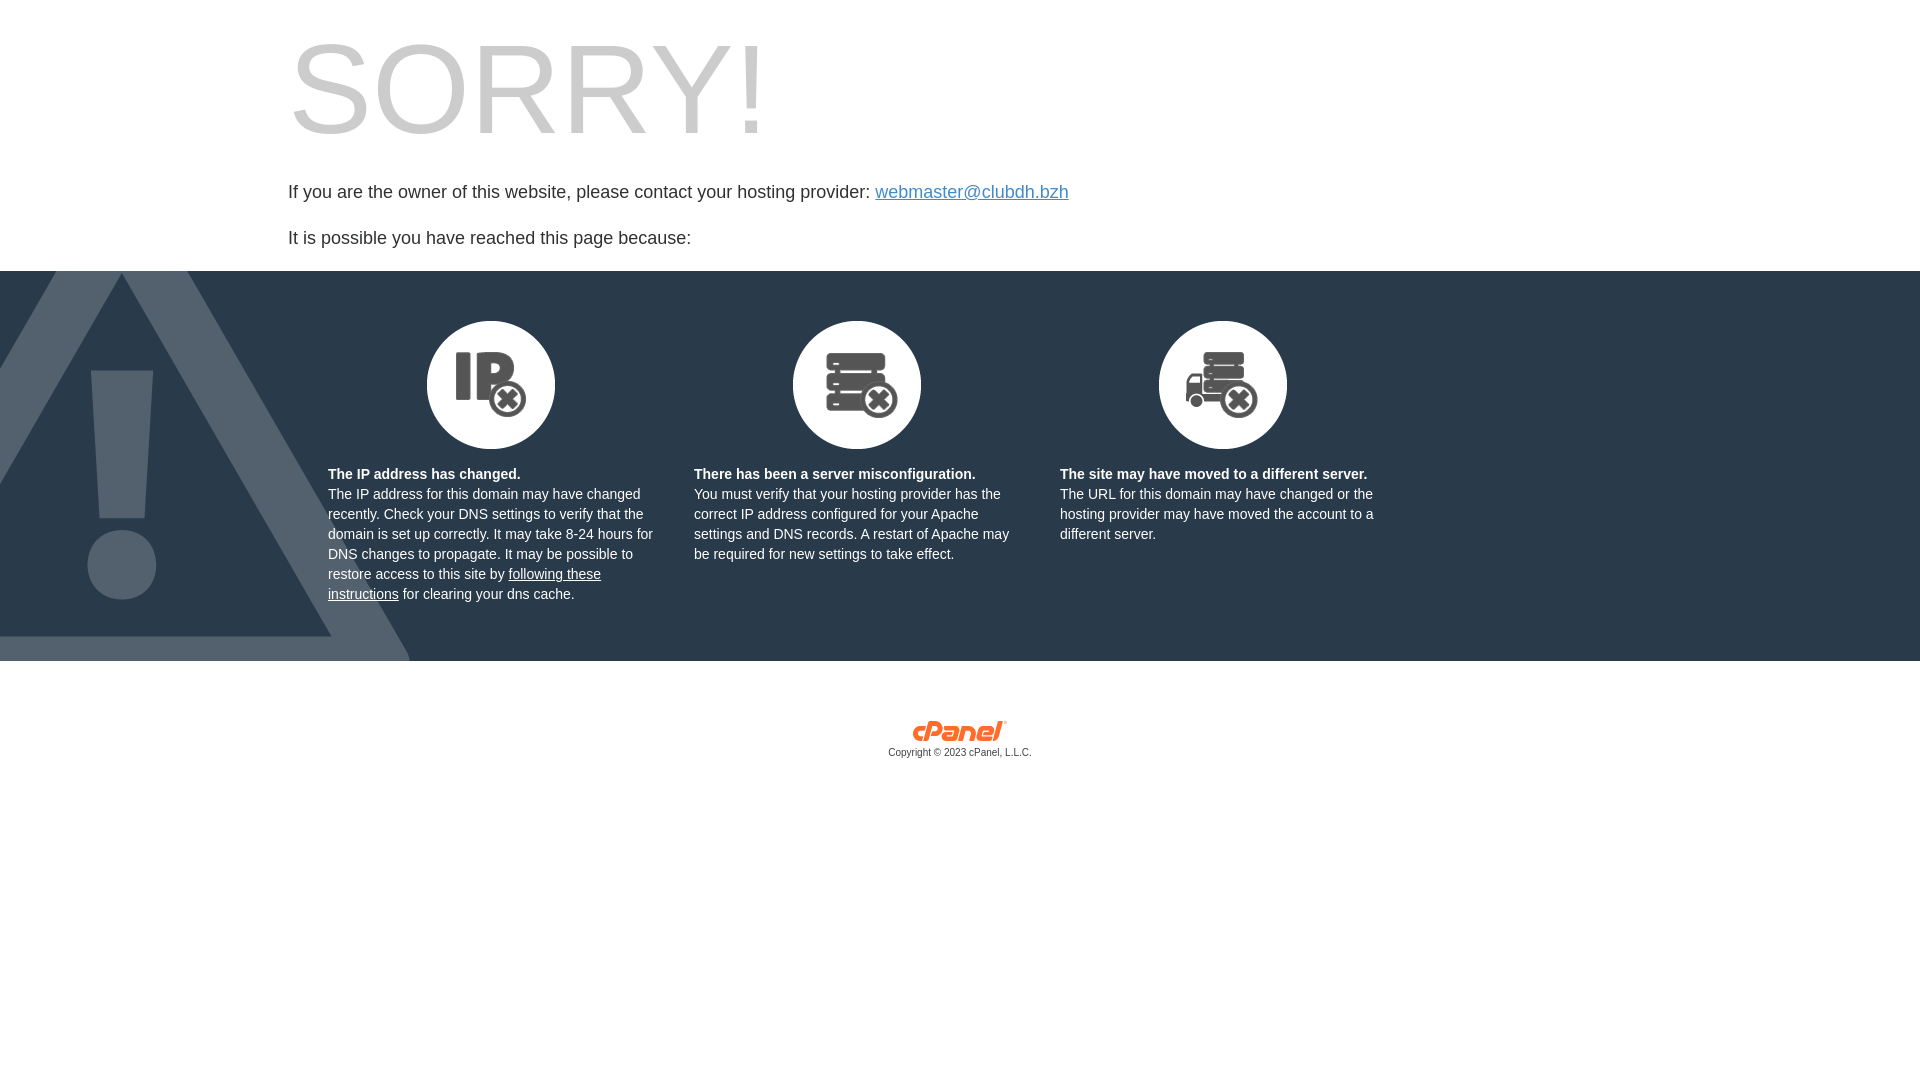  Describe the element at coordinates (971, 192) in the screenshot. I see `'webmaster@clubdh.bzh'` at that location.